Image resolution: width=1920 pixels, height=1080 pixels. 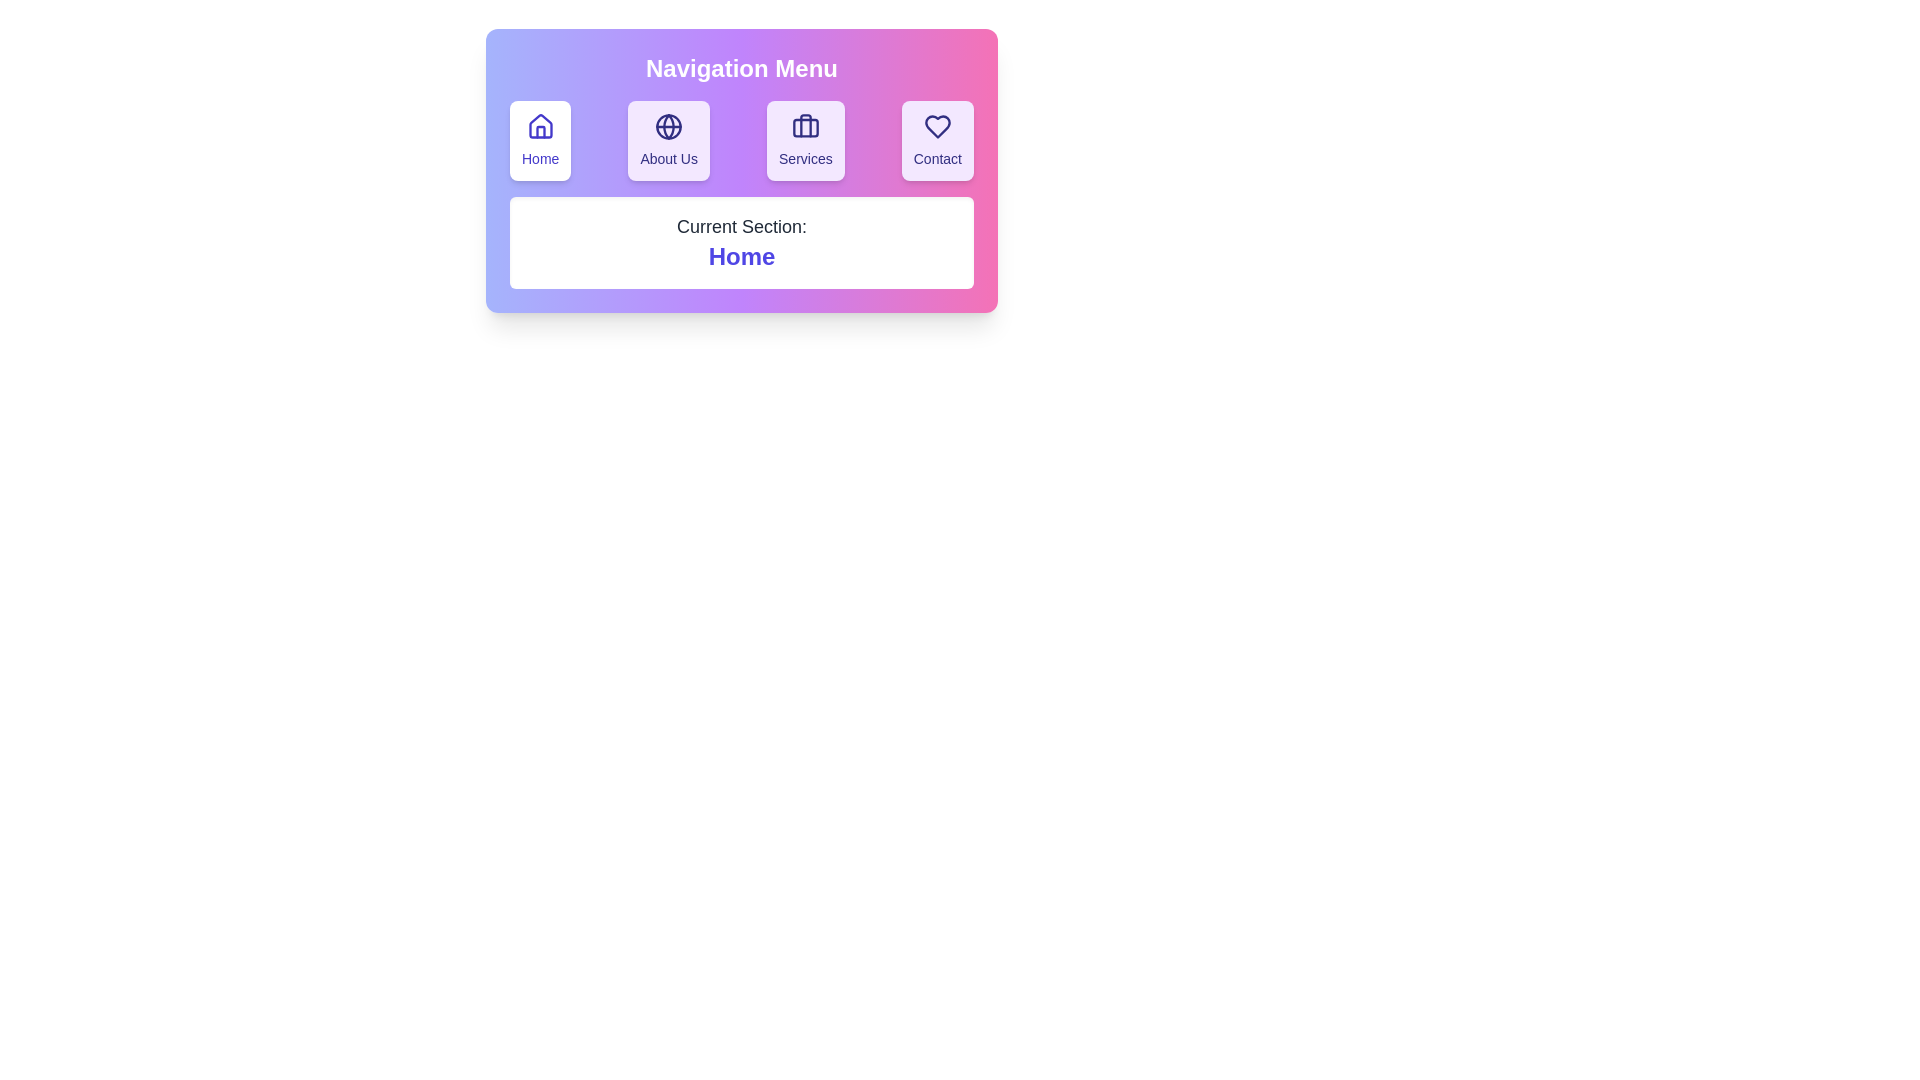 What do you see at coordinates (668, 140) in the screenshot?
I see `the About Us section by clicking the corresponding navigation button` at bounding box center [668, 140].